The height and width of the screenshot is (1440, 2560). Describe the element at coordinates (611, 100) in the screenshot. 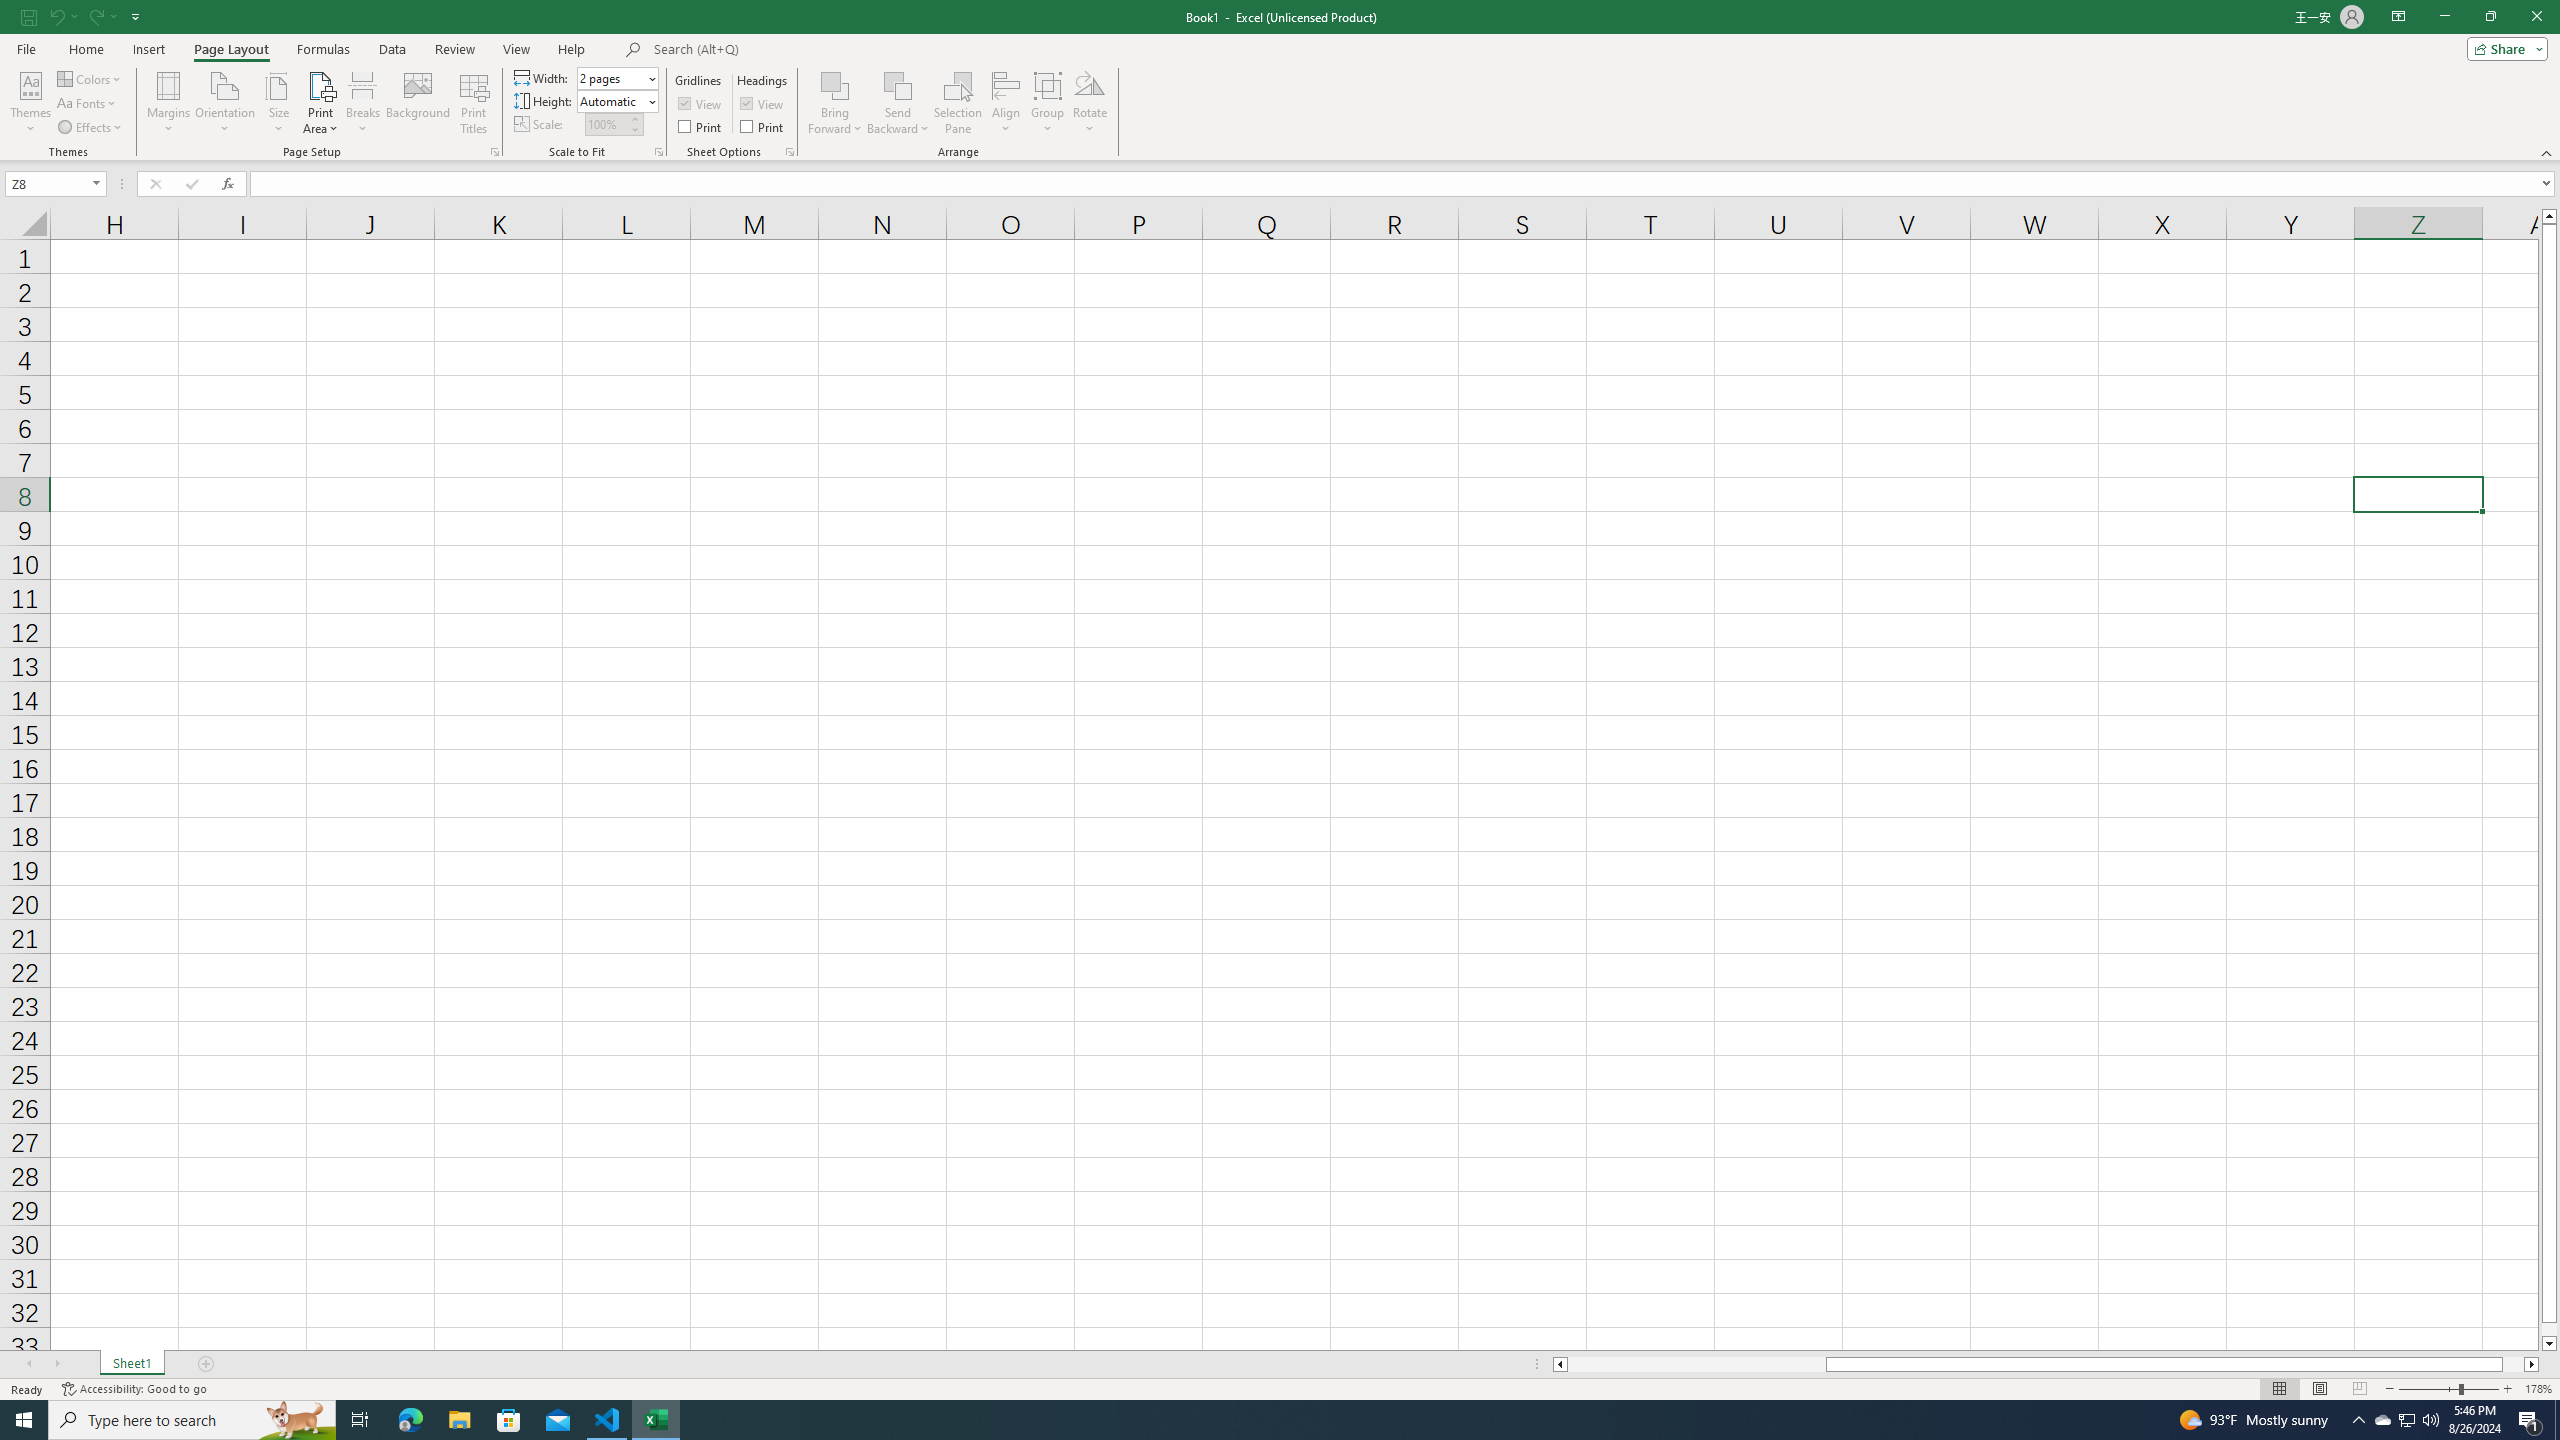

I see `'Height'` at that location.